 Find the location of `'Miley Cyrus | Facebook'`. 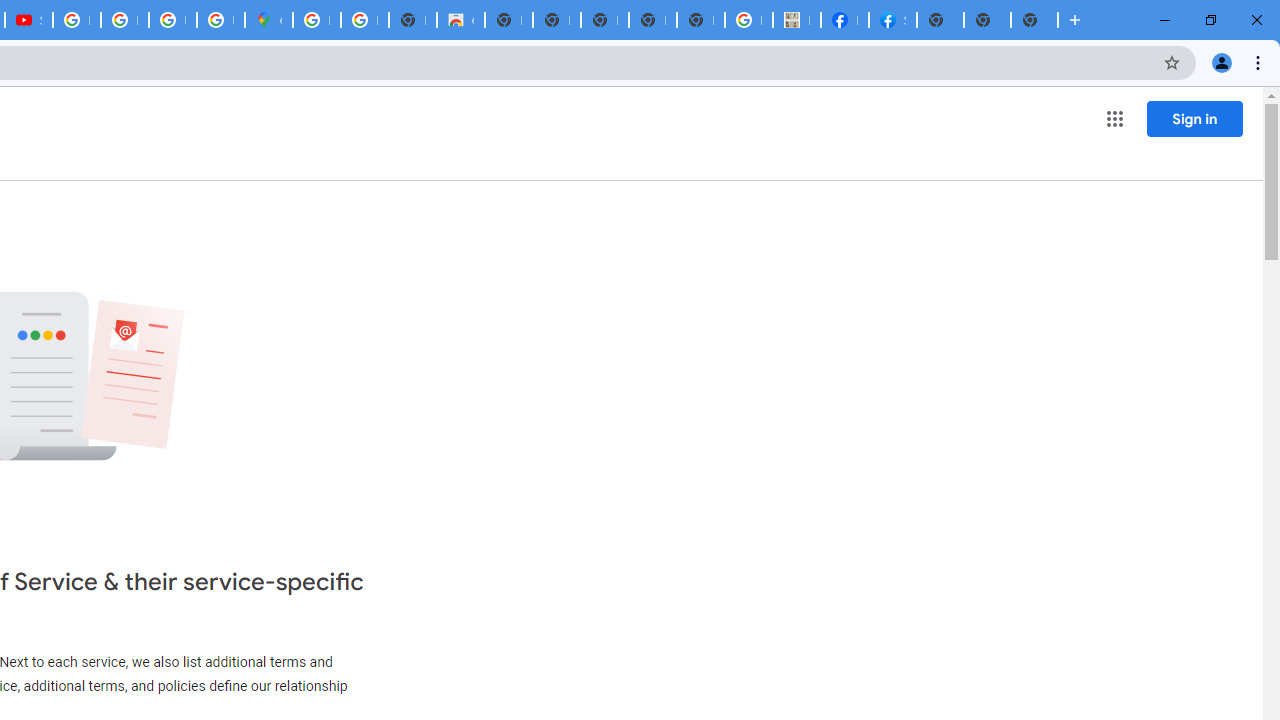

'Miley Cyrus | Facebook' is located at coordinates (844, 20).